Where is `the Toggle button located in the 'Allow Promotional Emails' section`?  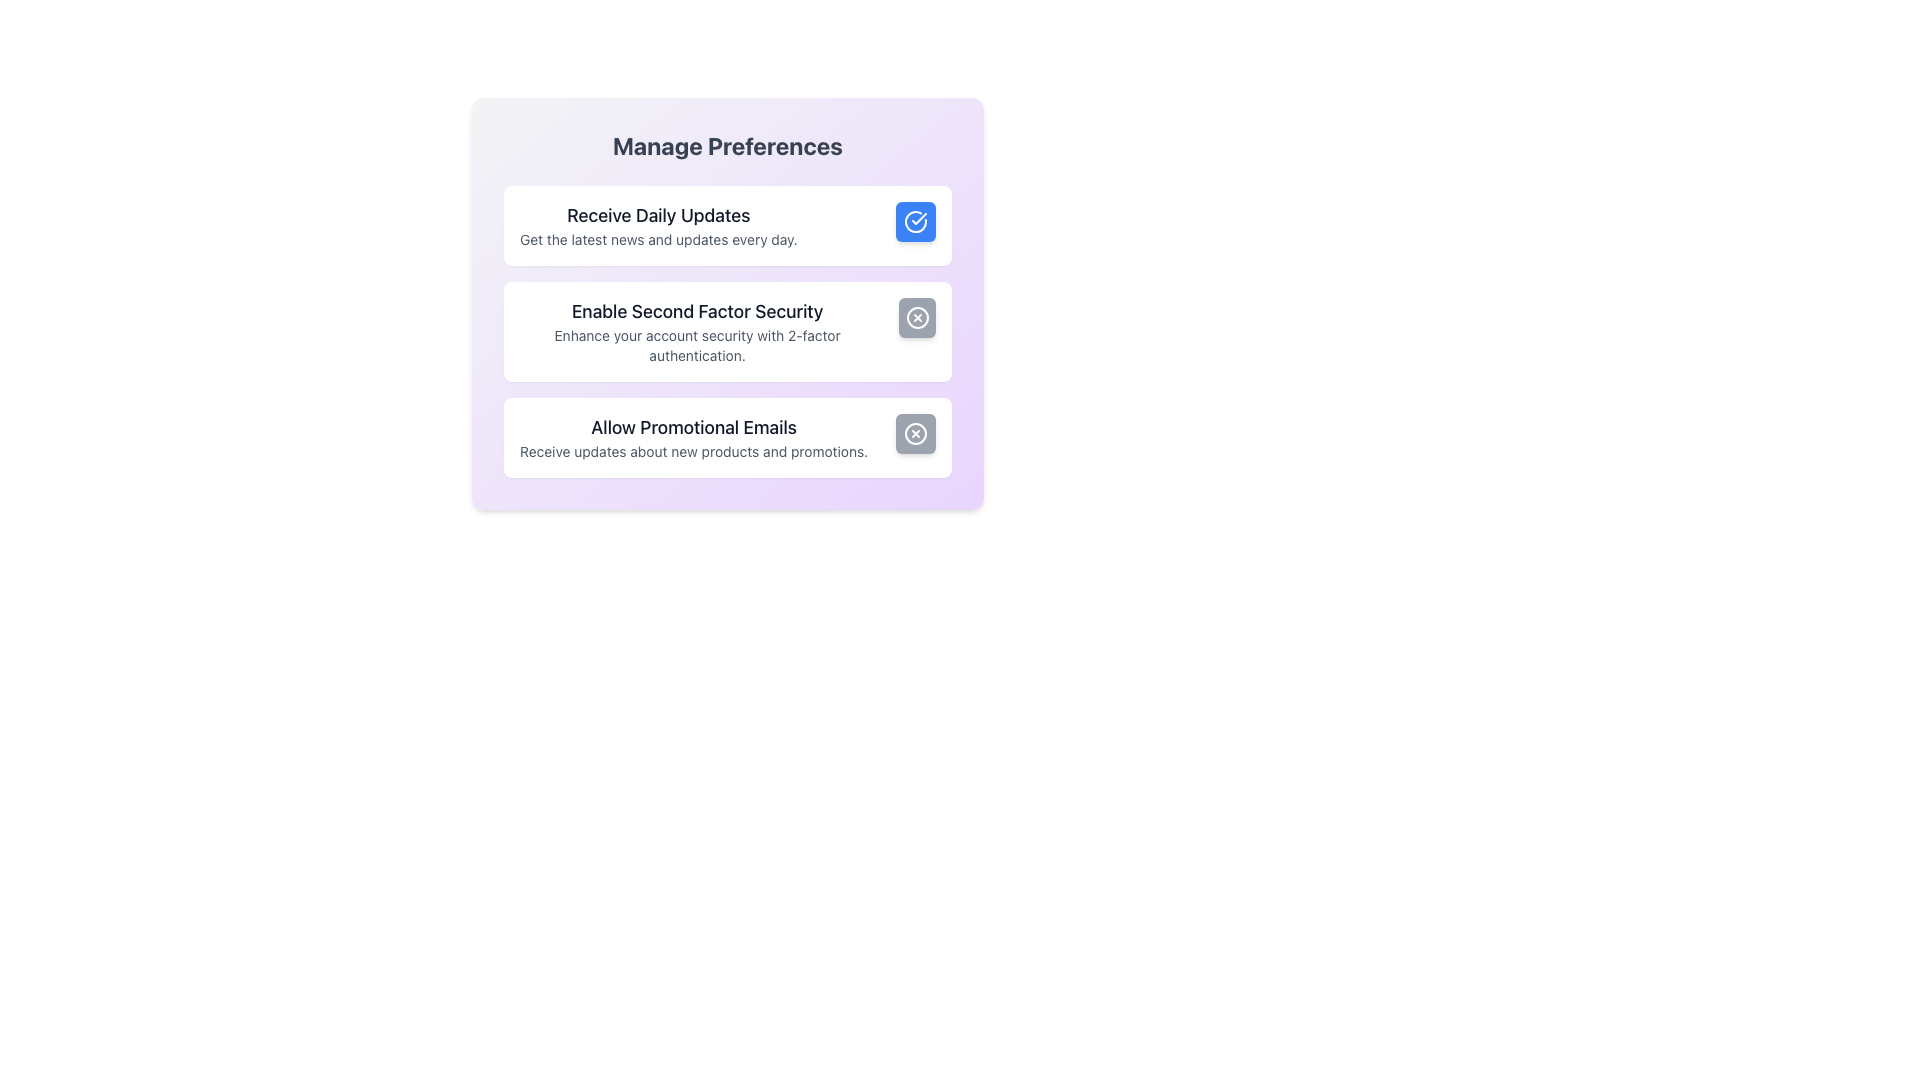 the Toggle button located in the 'Allow Promotional Emails' section is located at coordinates (915, 433).